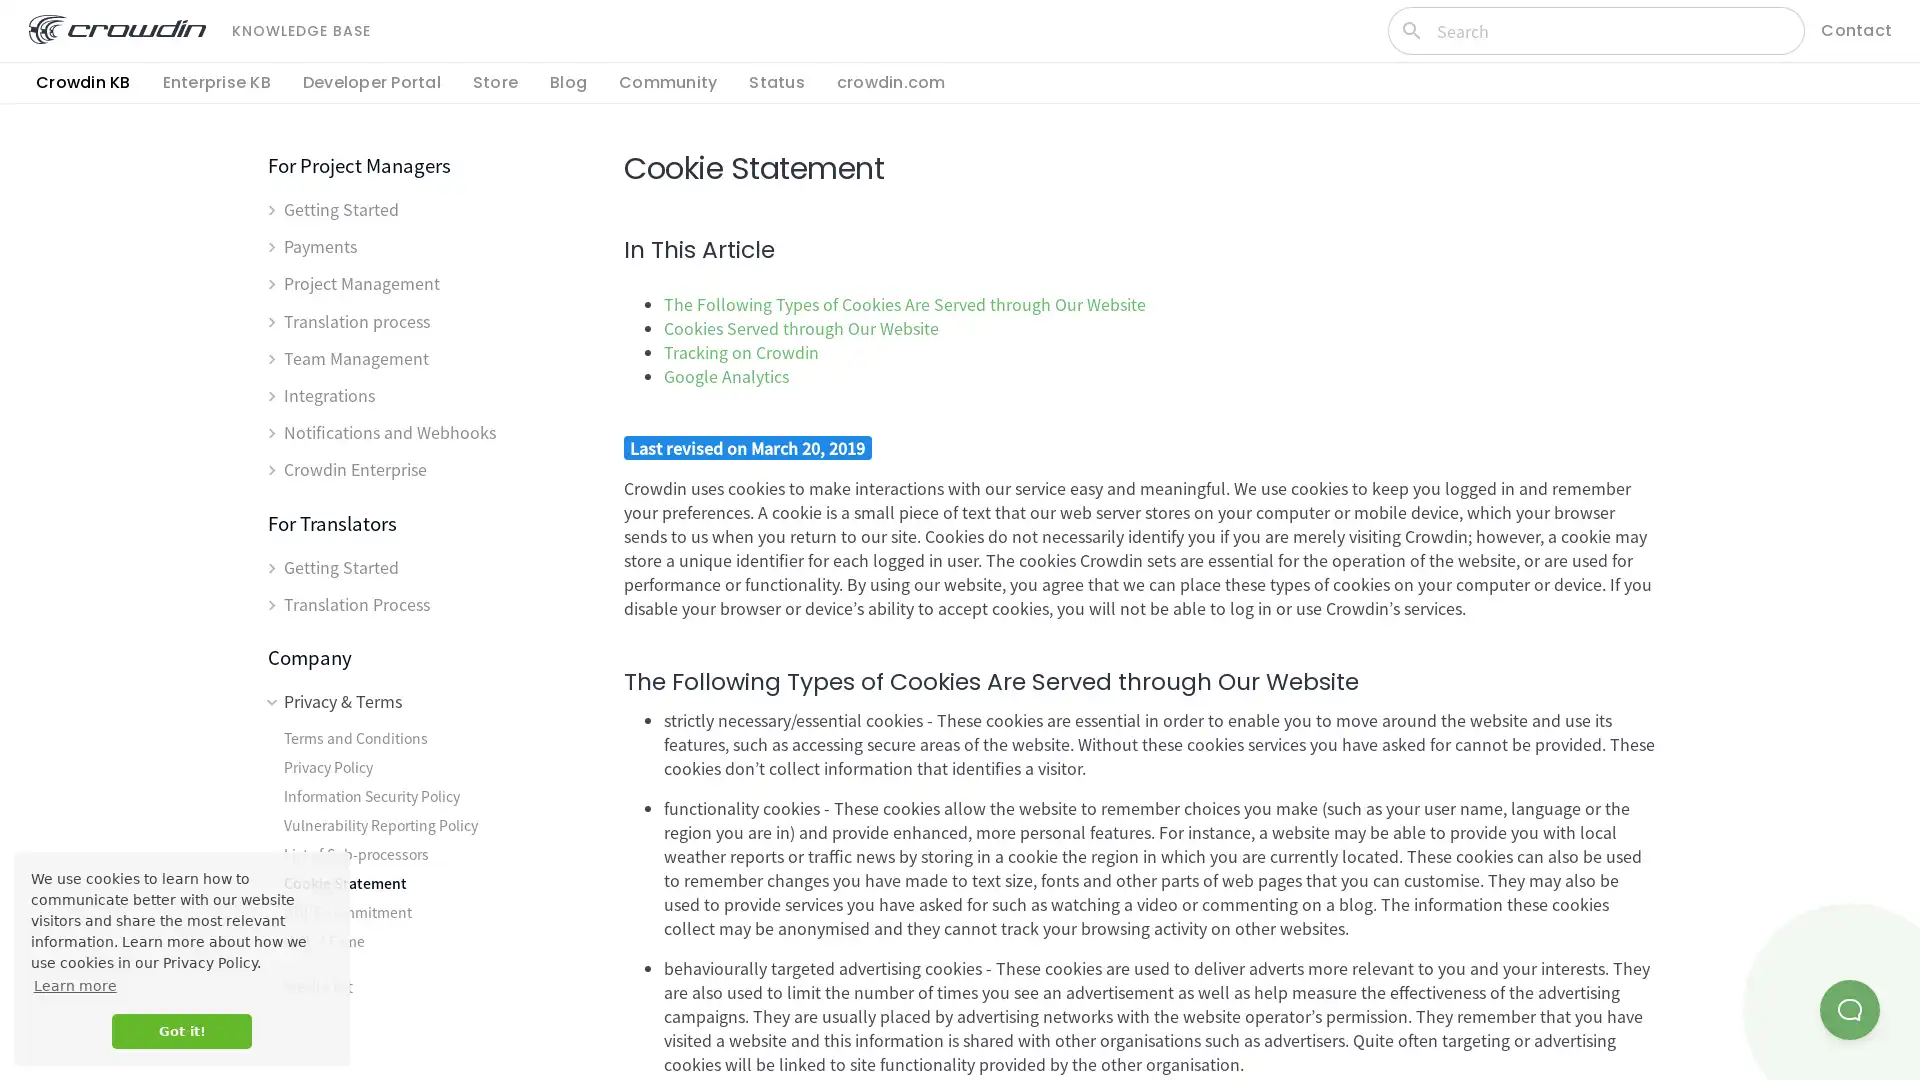  I want to click on learn more about cookies, so click(74, 985).